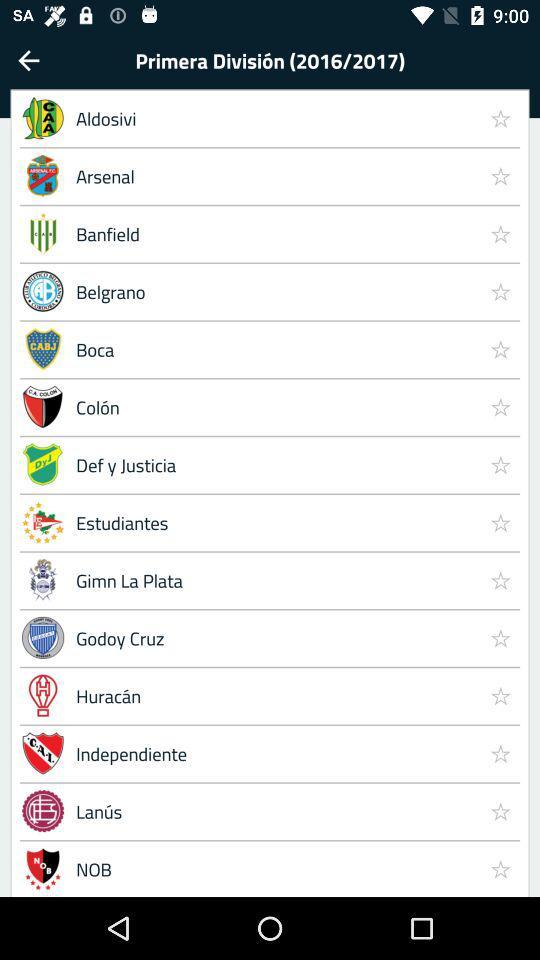  Describe the element at coordinates (499, 695) in the screenshot. I see `icon next to the godoy cruz item` at that location.